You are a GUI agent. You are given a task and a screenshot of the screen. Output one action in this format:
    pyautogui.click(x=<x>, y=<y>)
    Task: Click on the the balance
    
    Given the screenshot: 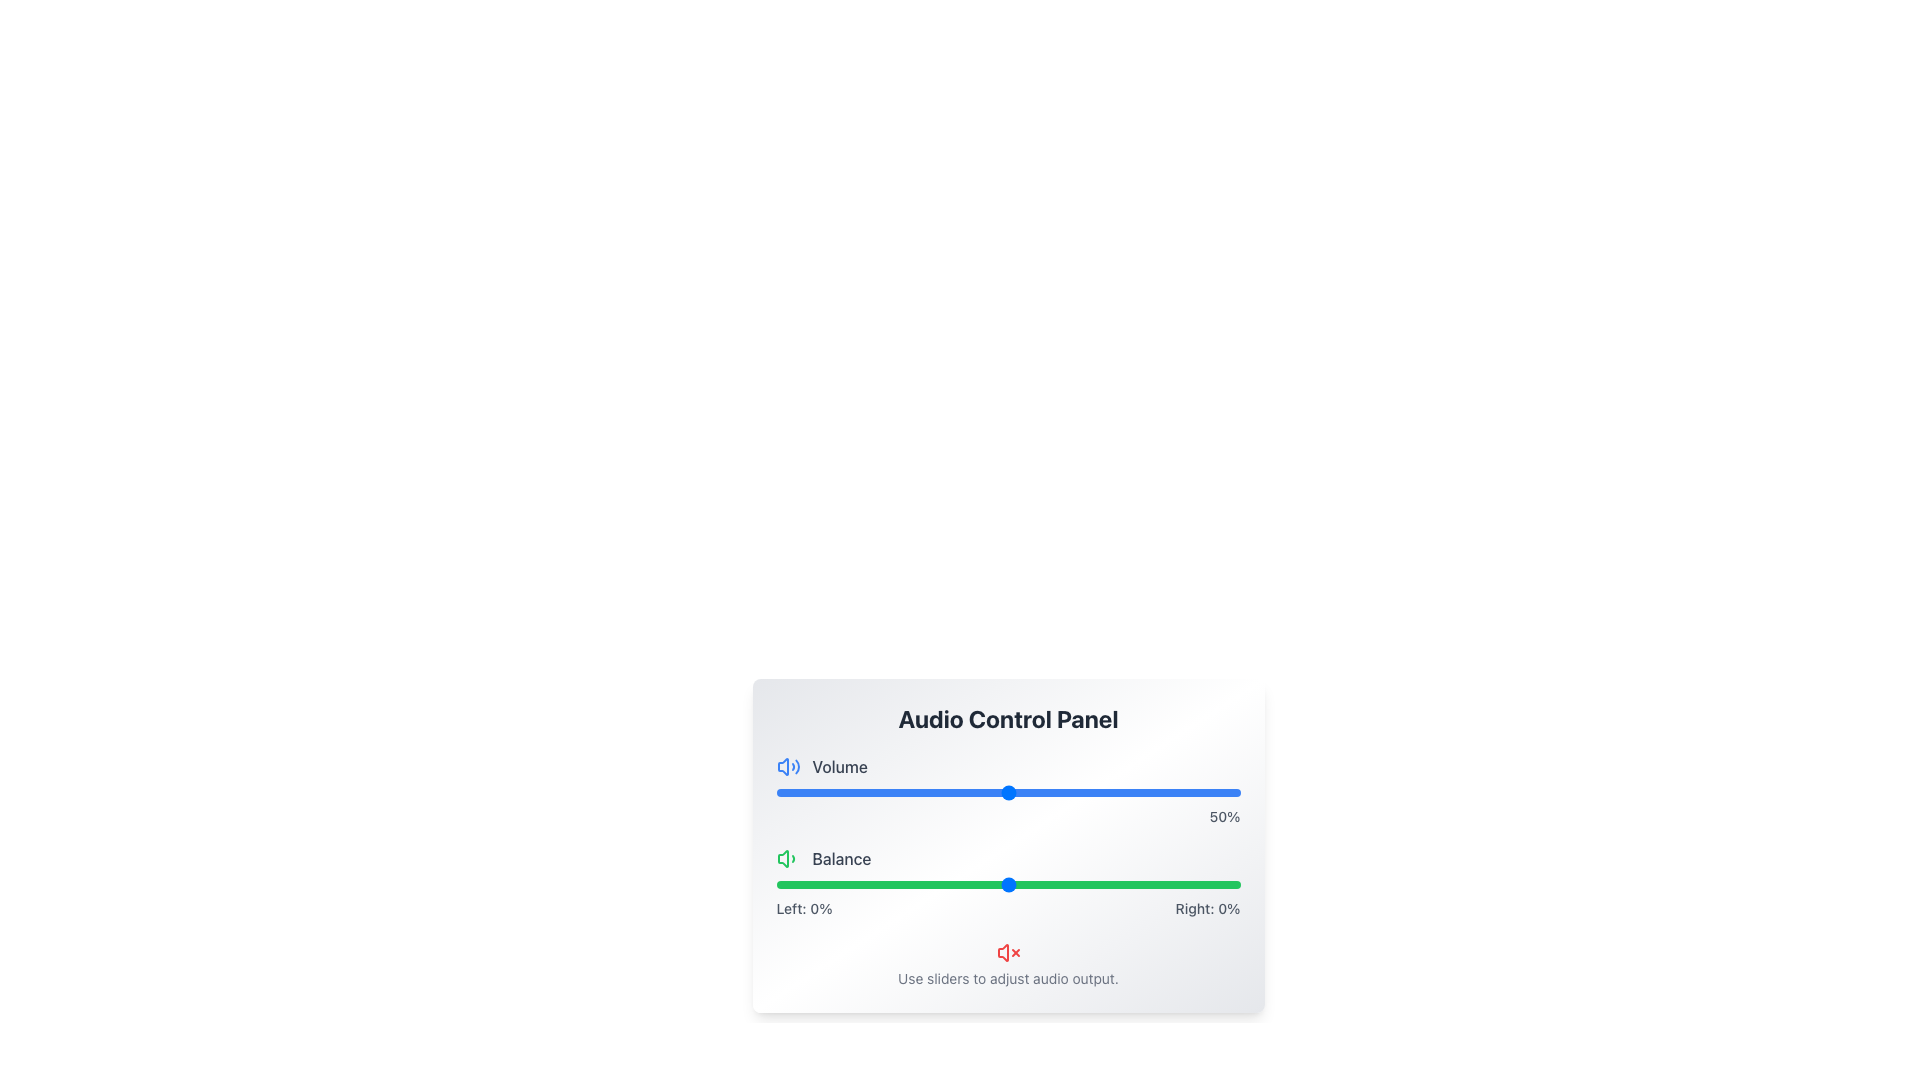 What is the action you would take?
    pyautogui.click(x=1129, y=883)
    